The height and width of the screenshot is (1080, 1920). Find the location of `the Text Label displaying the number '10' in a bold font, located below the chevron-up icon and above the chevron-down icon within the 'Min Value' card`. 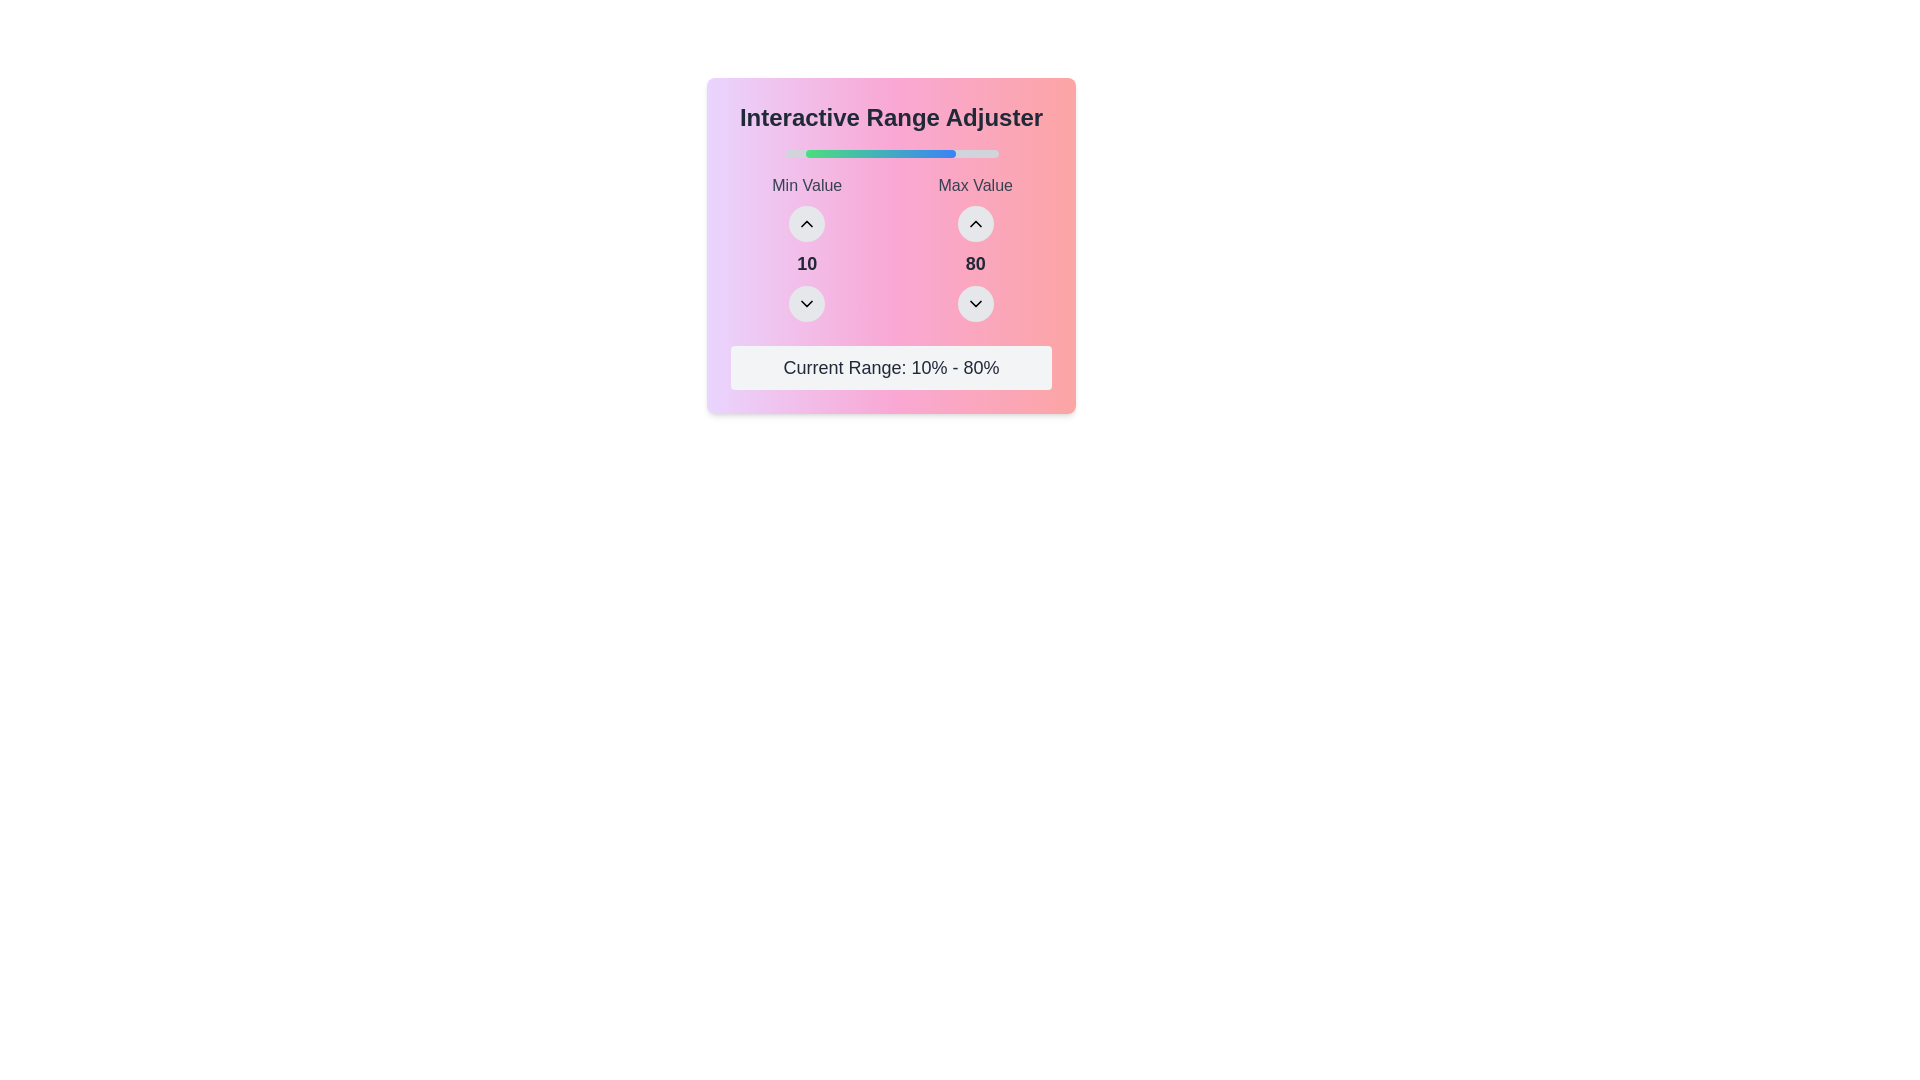

the Text Label displaying the number '10' in a bold font, located below the chevron-up icon and above the chevron-down icon within the 'Min Value' card is located at coordinates (807, 262).